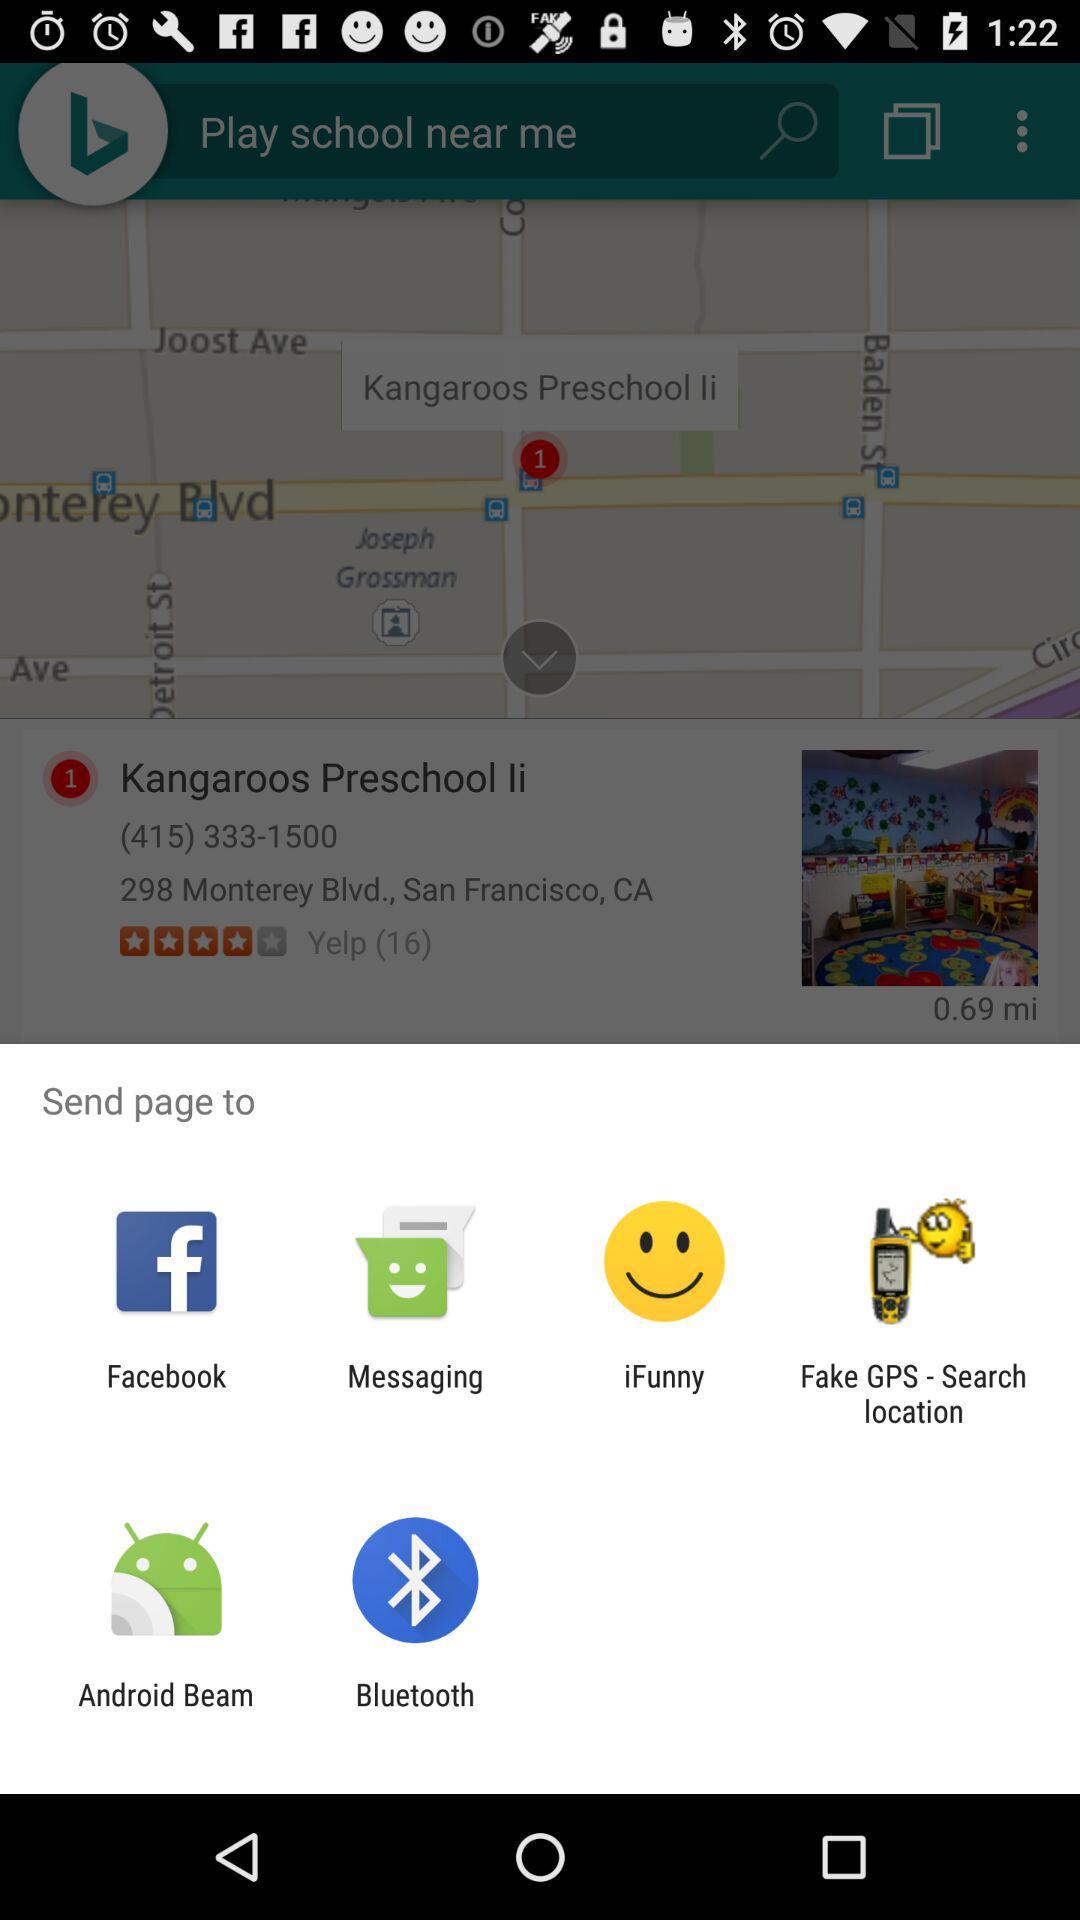 Image resolution: width=1080 pixels, height=1920 pixels. Describe the element at coordinates (414, 1392) in the screenshot. I see `app to the left of ifunny app` at that location.